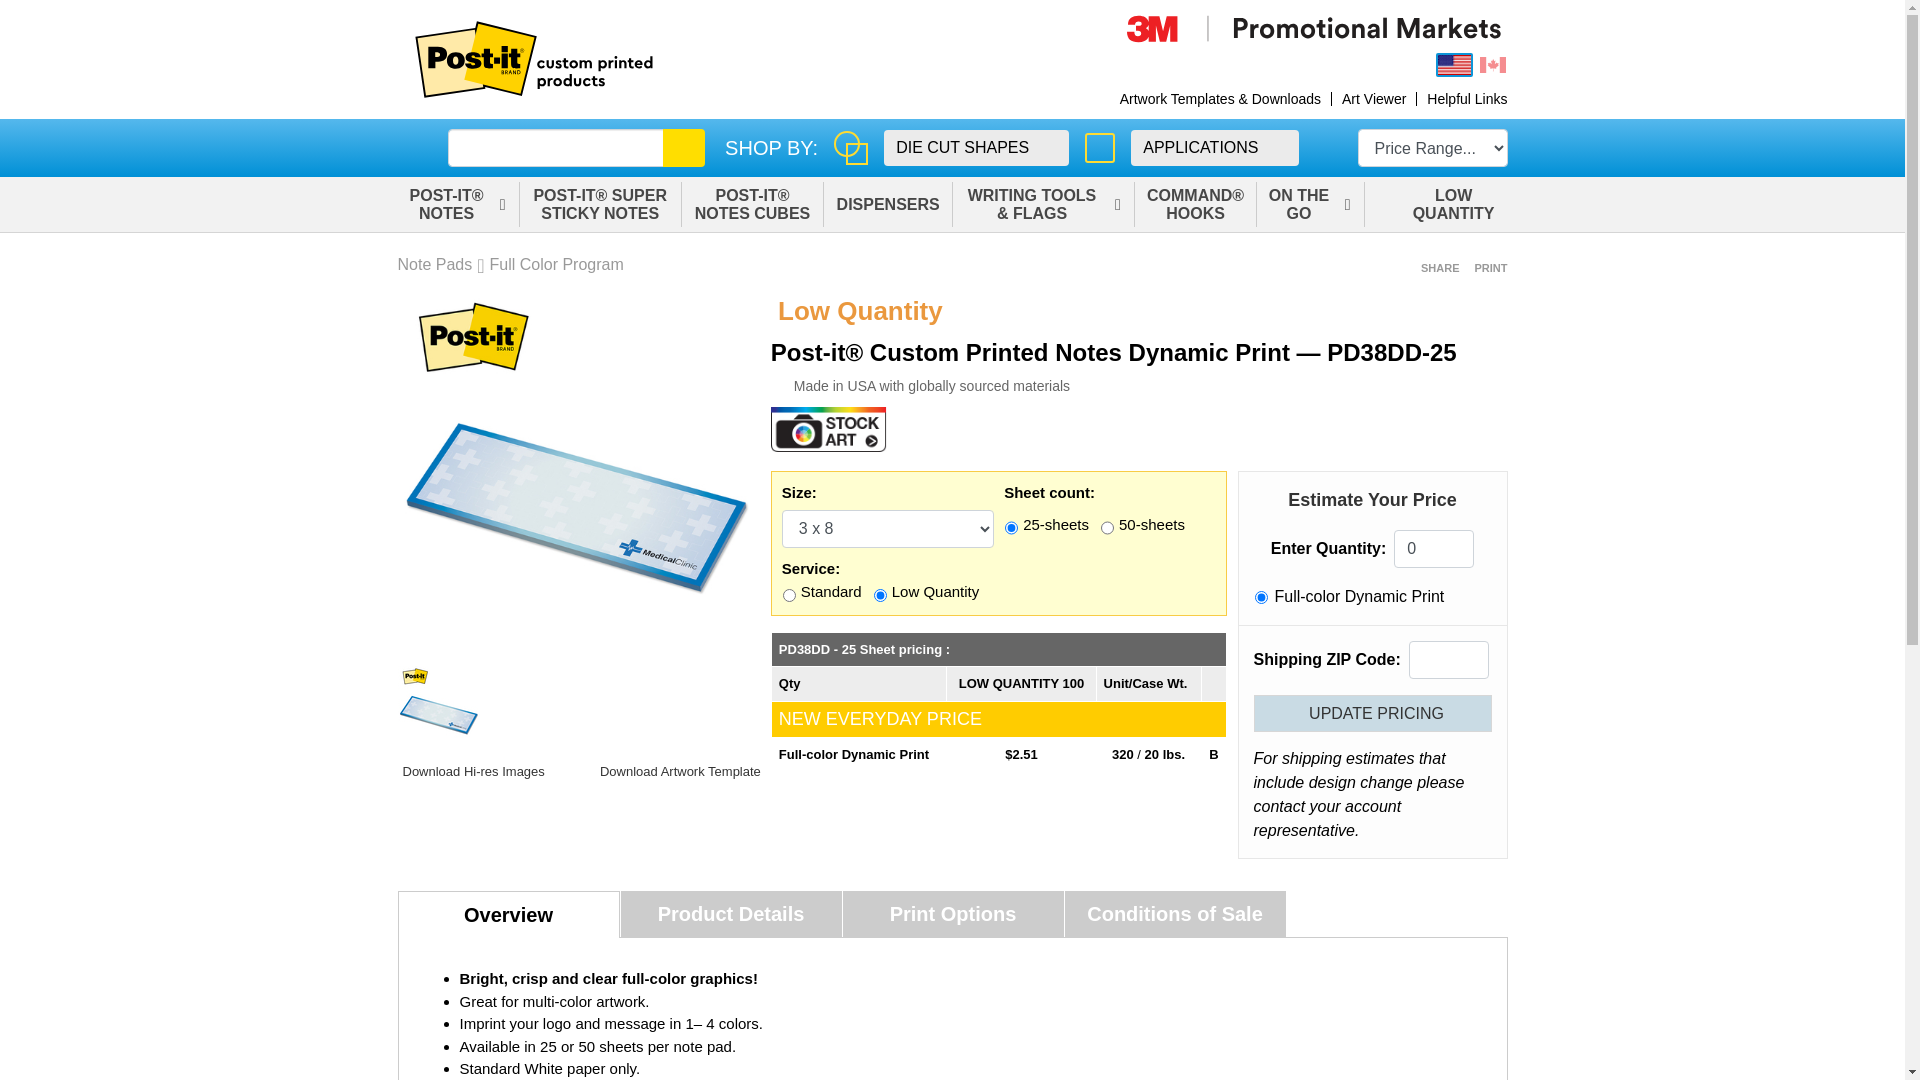 This screenshot has width=1920, height=1080. I want to click on 'APPLICATIONS', so click(1213, 146).